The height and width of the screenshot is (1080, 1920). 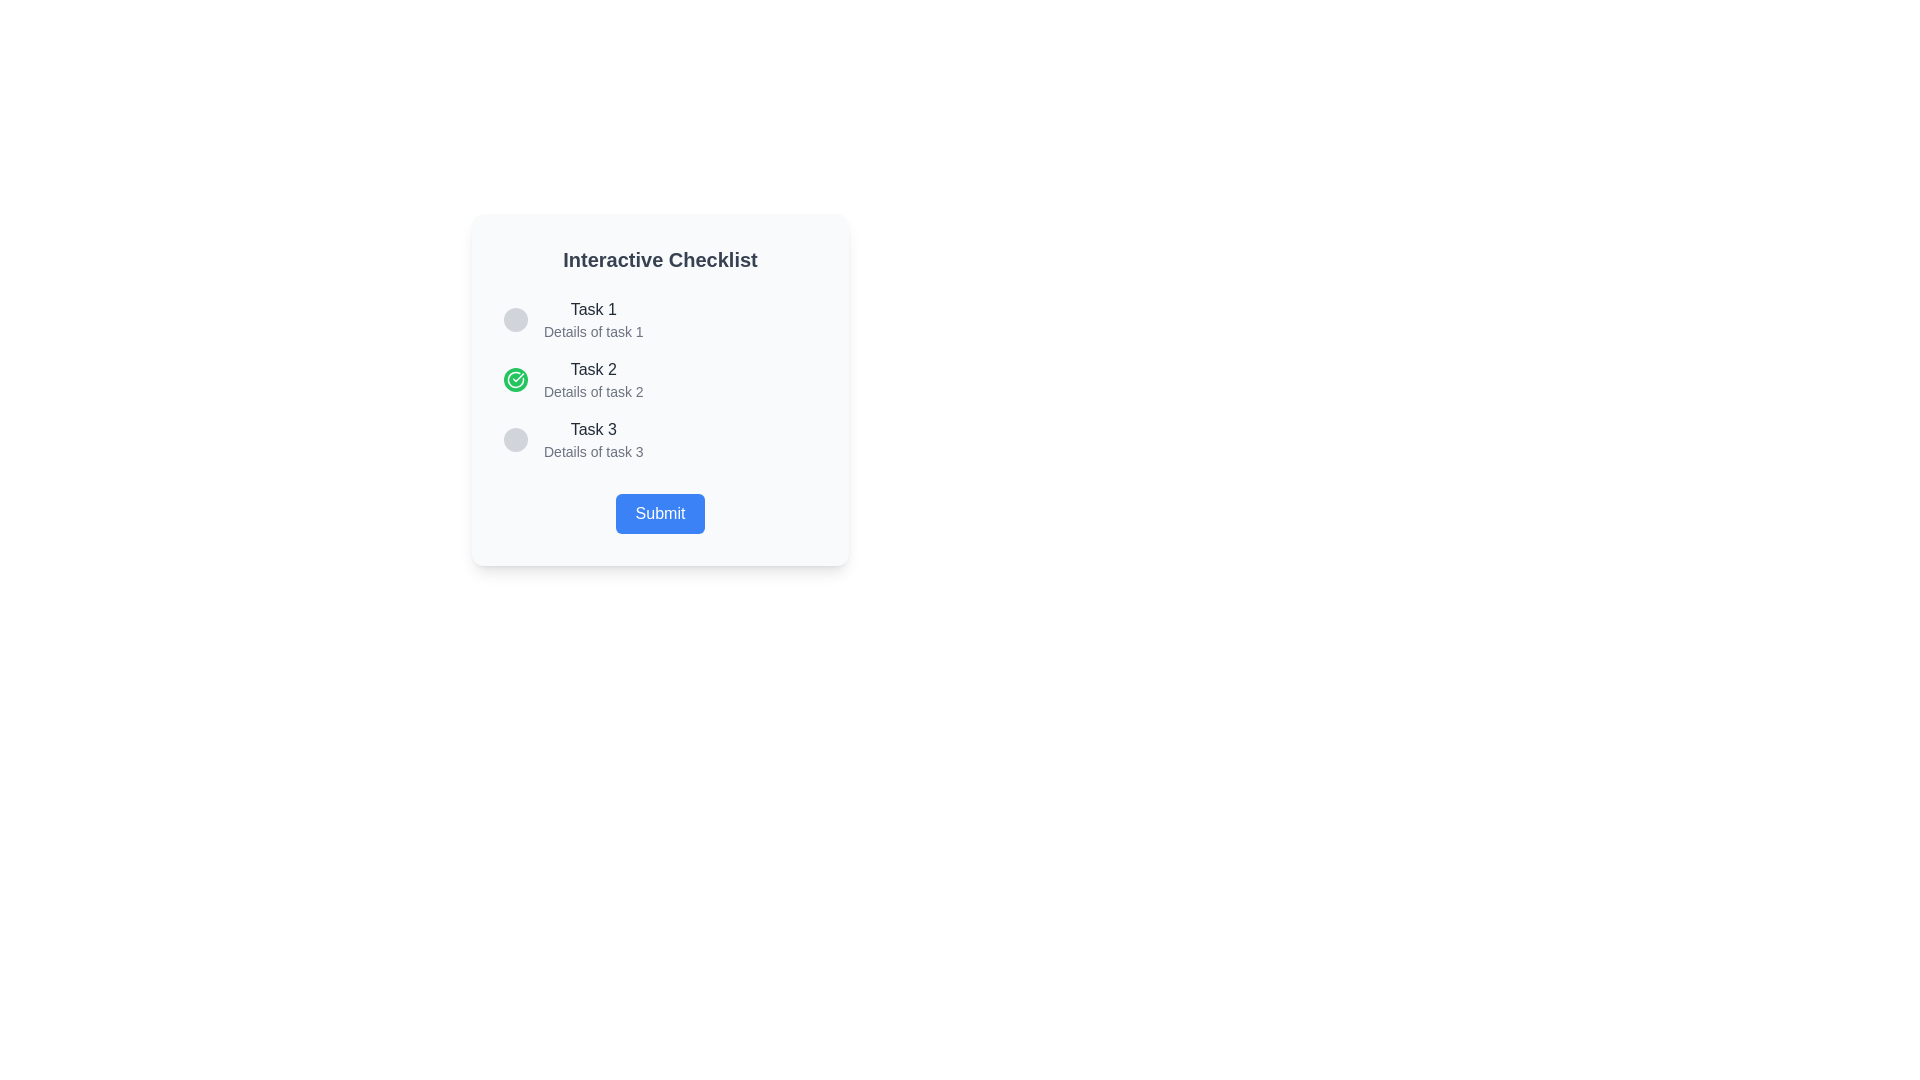 What do you see at coordinates (515, 380) in the screenshot?
I see `the Decorative icon or status indicator that signifies the completion status of 'Task 2' in the checklist, which is positioned inline to the left of the text 'Task 2'` at bounding box center [515, 380].